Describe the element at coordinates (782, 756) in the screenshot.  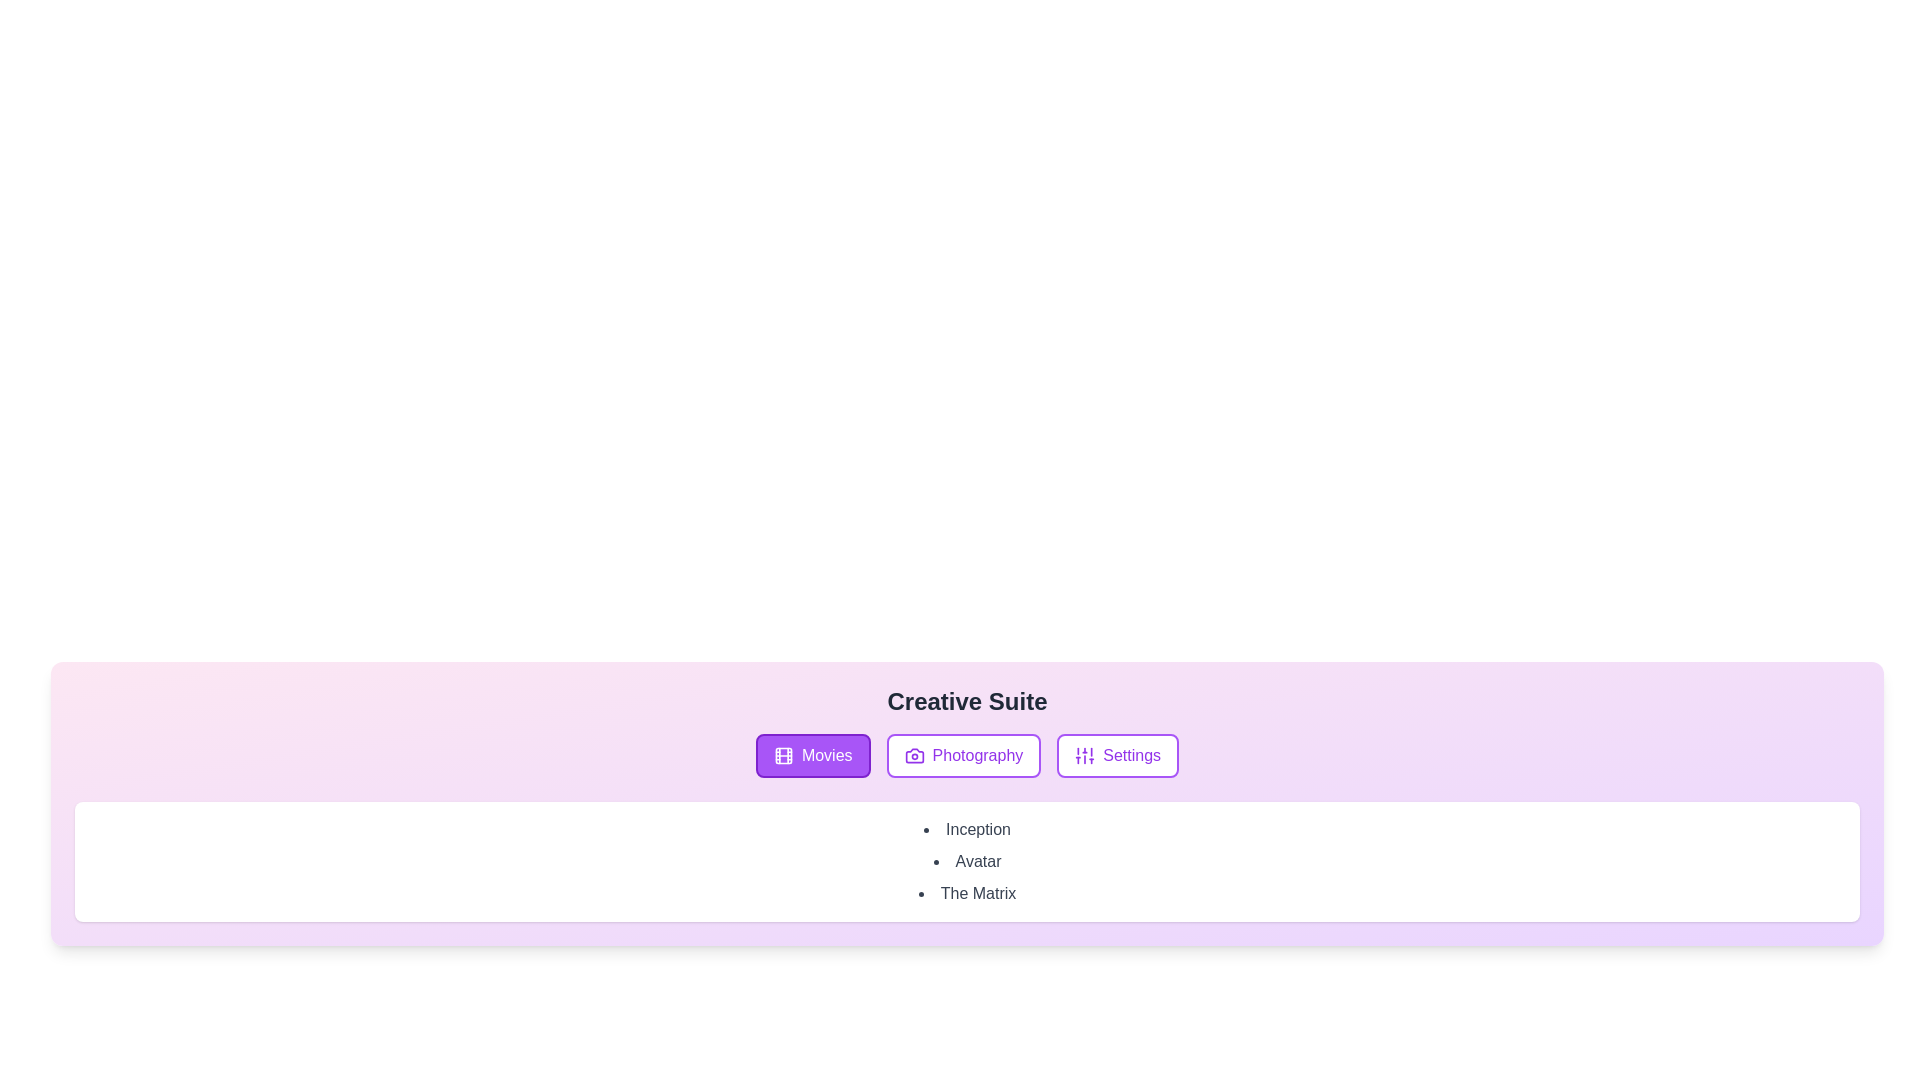
I see `the 'Movies' icon located next to the 'Movies' button in the top-left position of the button bar` at that location.